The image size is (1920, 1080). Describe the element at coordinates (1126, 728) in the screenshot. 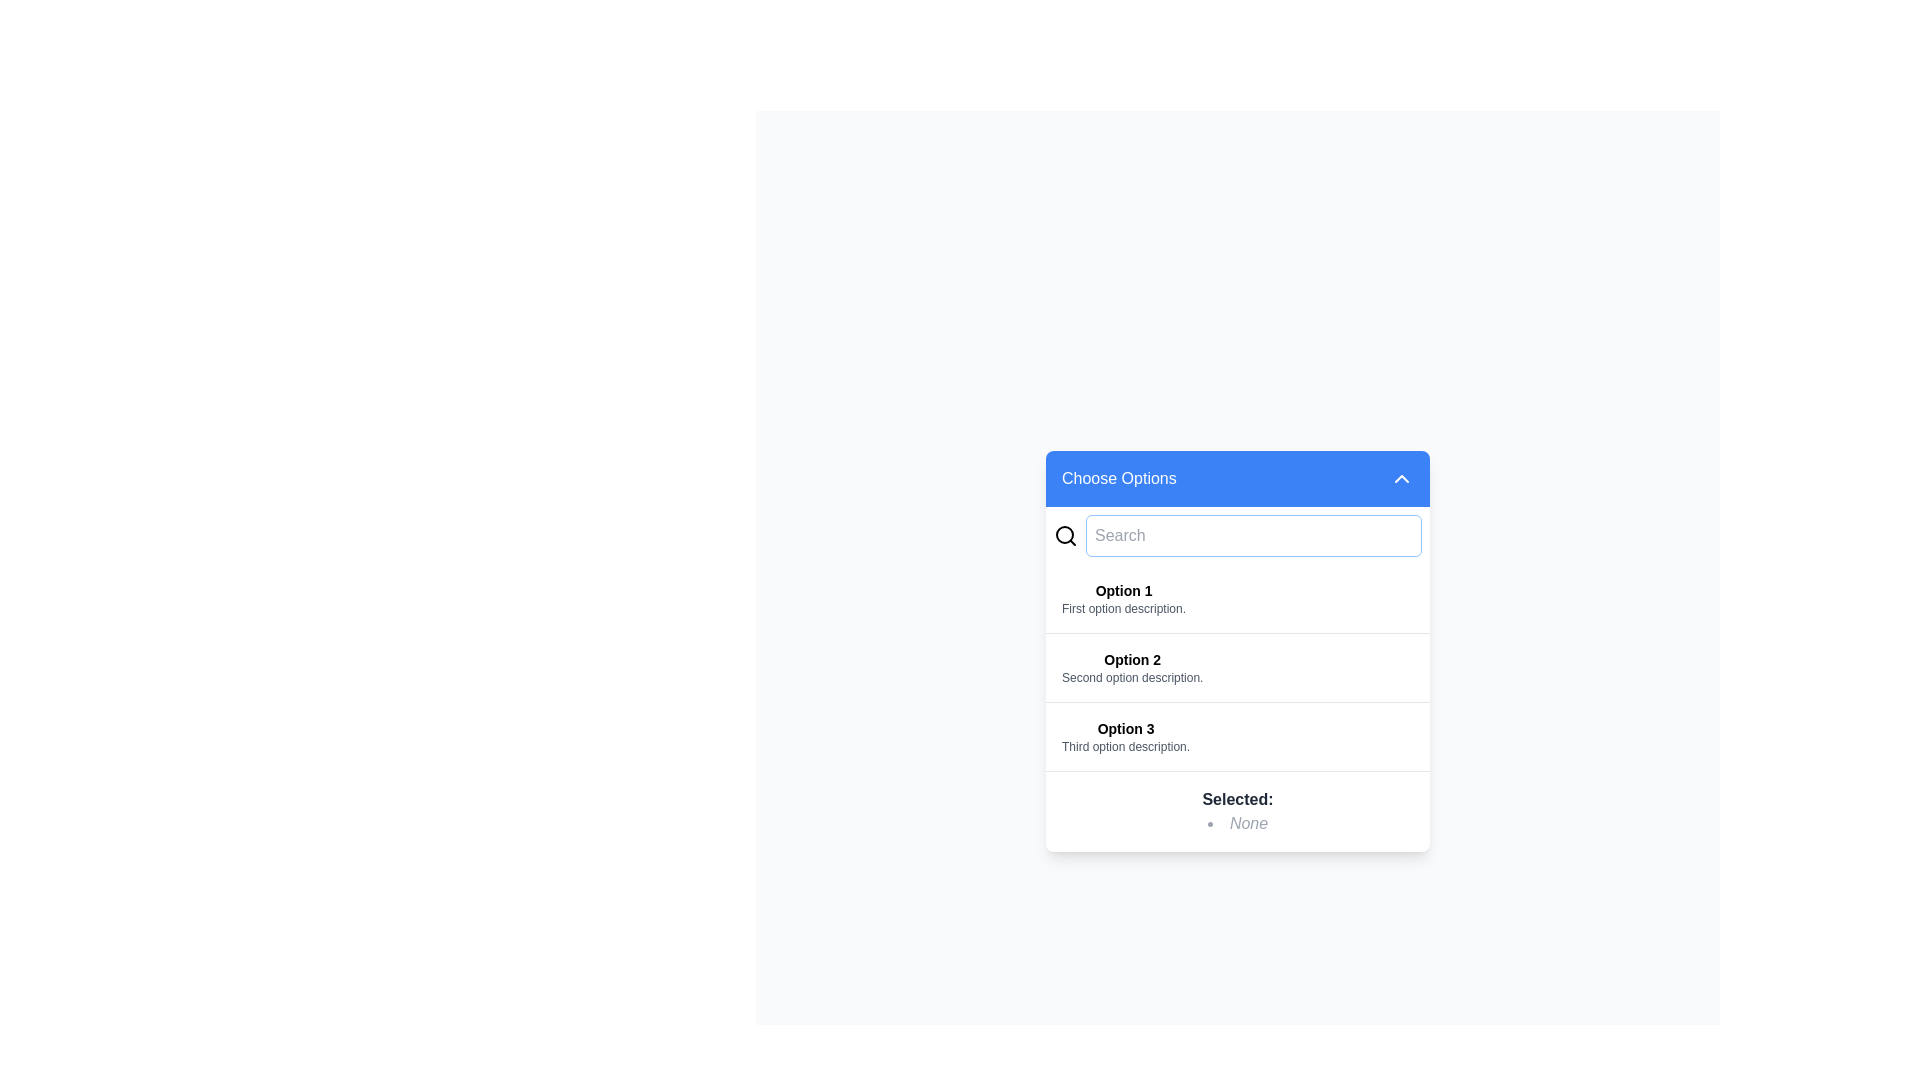

I see `the static text label displaying 'Option 3', which is bold-styled and positioned as the third entry in a list of selectable options` at that location.